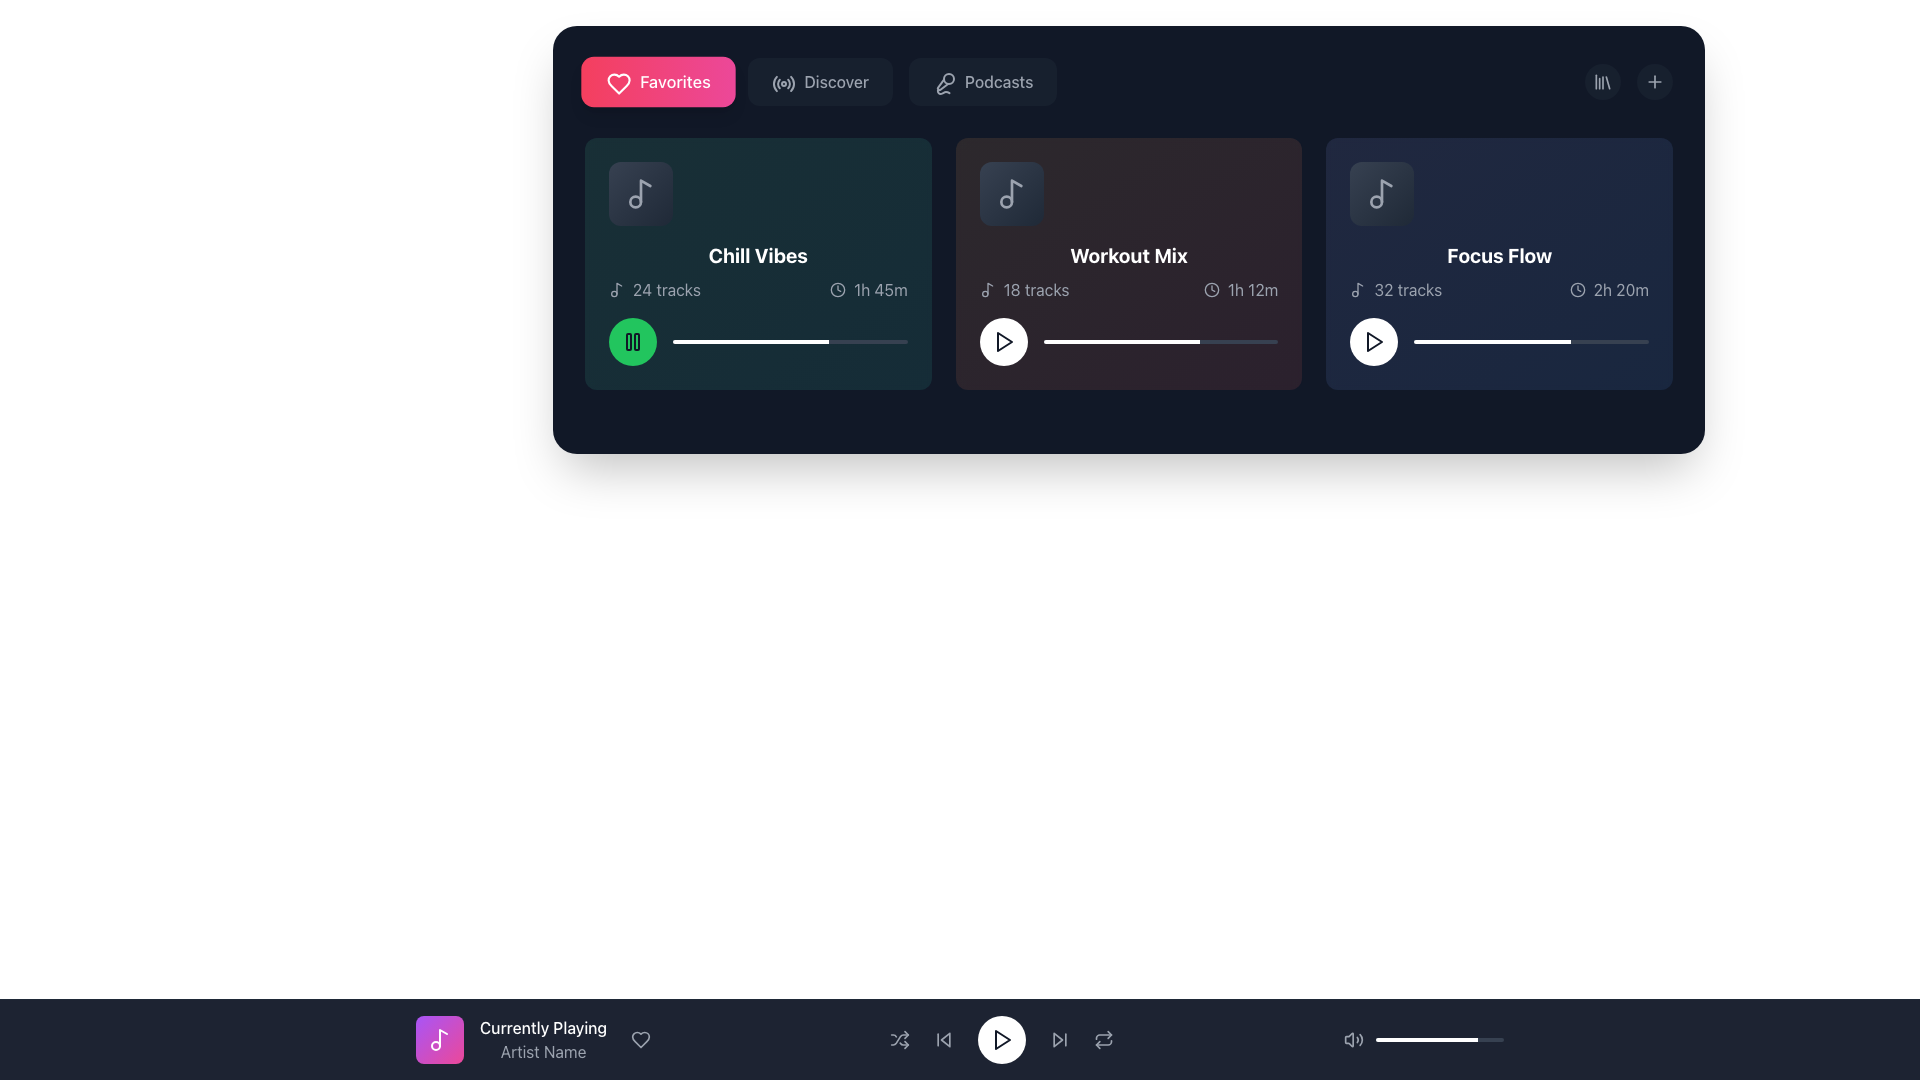 Image resolution: width=1920 pixels, height=1080 pixels. I want to click on the square icon with rounded corners and a gradient background featuring a white music notation symbol, located in the 'Currently Playing' section, so click(439, 1039).